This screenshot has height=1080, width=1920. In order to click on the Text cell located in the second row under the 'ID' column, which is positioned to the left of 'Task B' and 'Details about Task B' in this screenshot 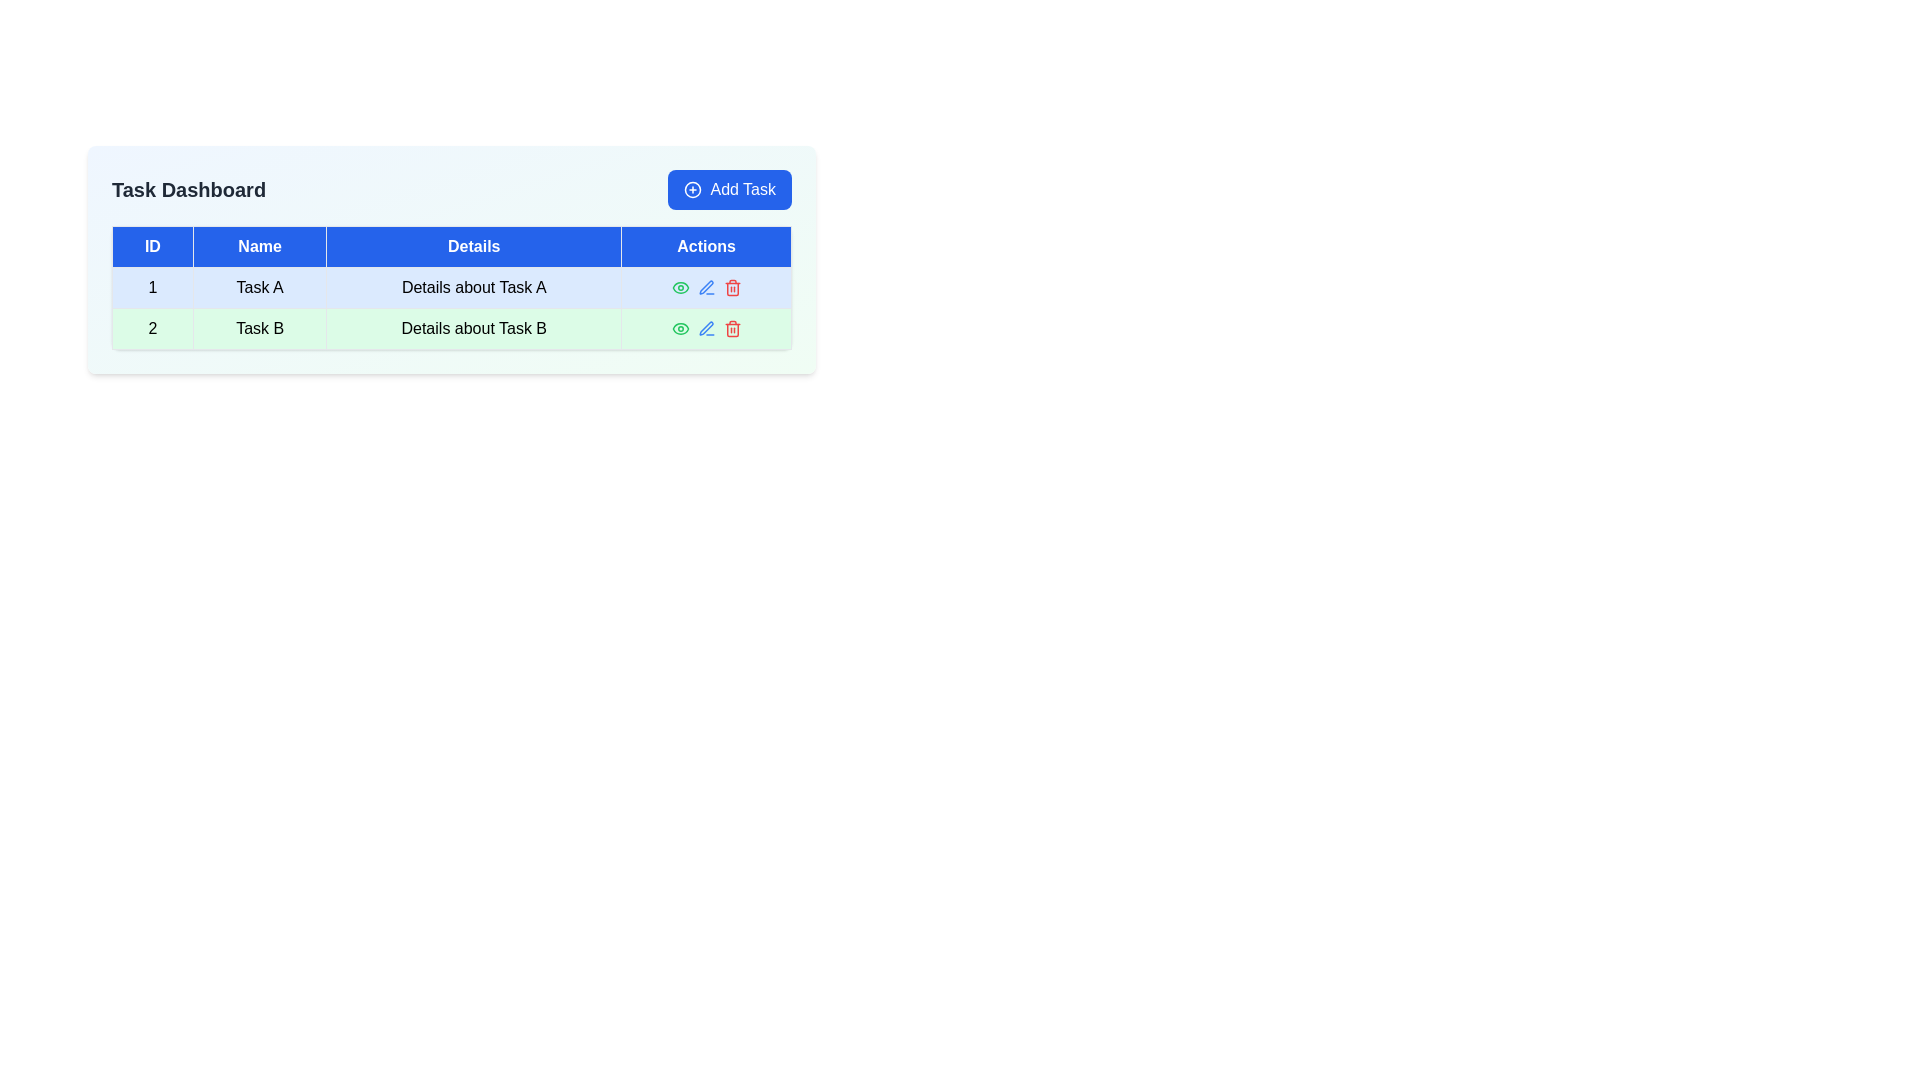, I will do `click(151, 327)`.